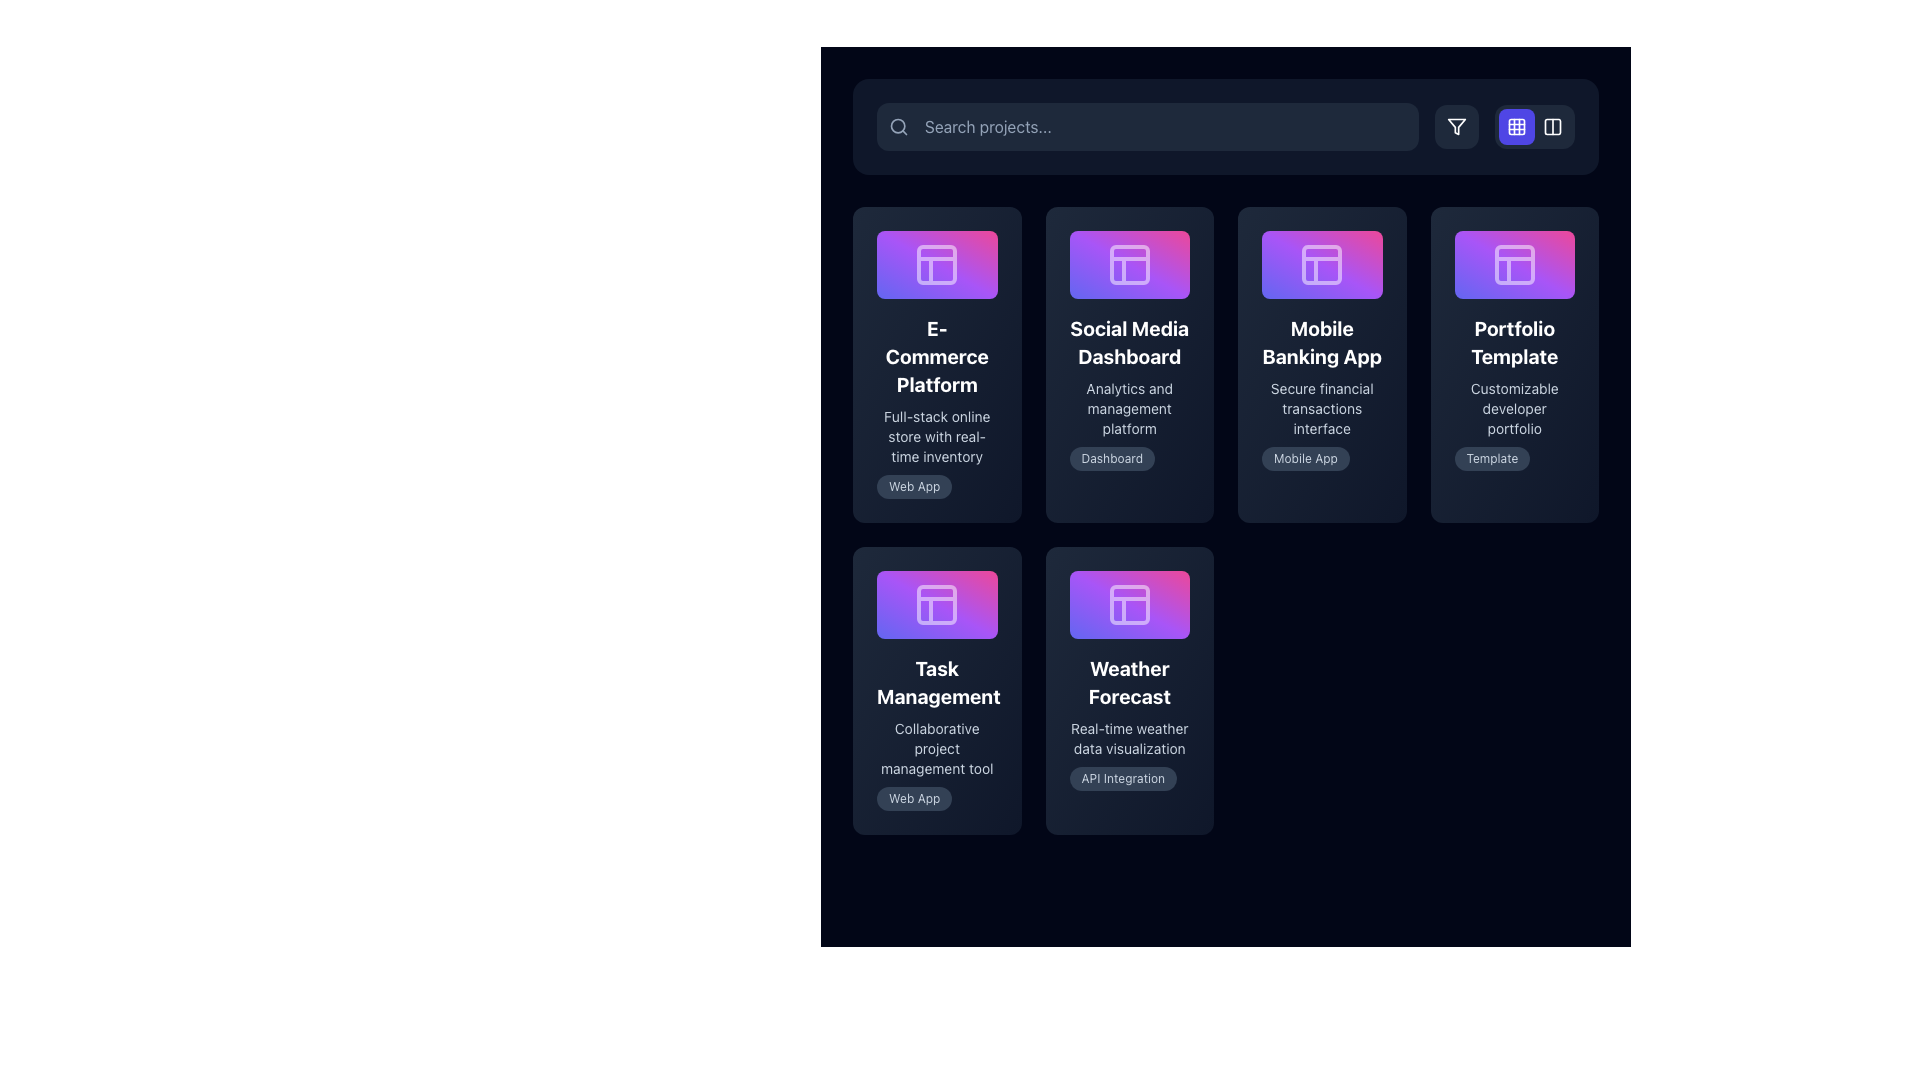 This screenshot has width=1920, height=1080. I want to click on the descriptive subtitle text label located below the 'E-Commerce Platform' heading and above the 'Web App' label on the top-left card in the grid layout, so click(936, 435).